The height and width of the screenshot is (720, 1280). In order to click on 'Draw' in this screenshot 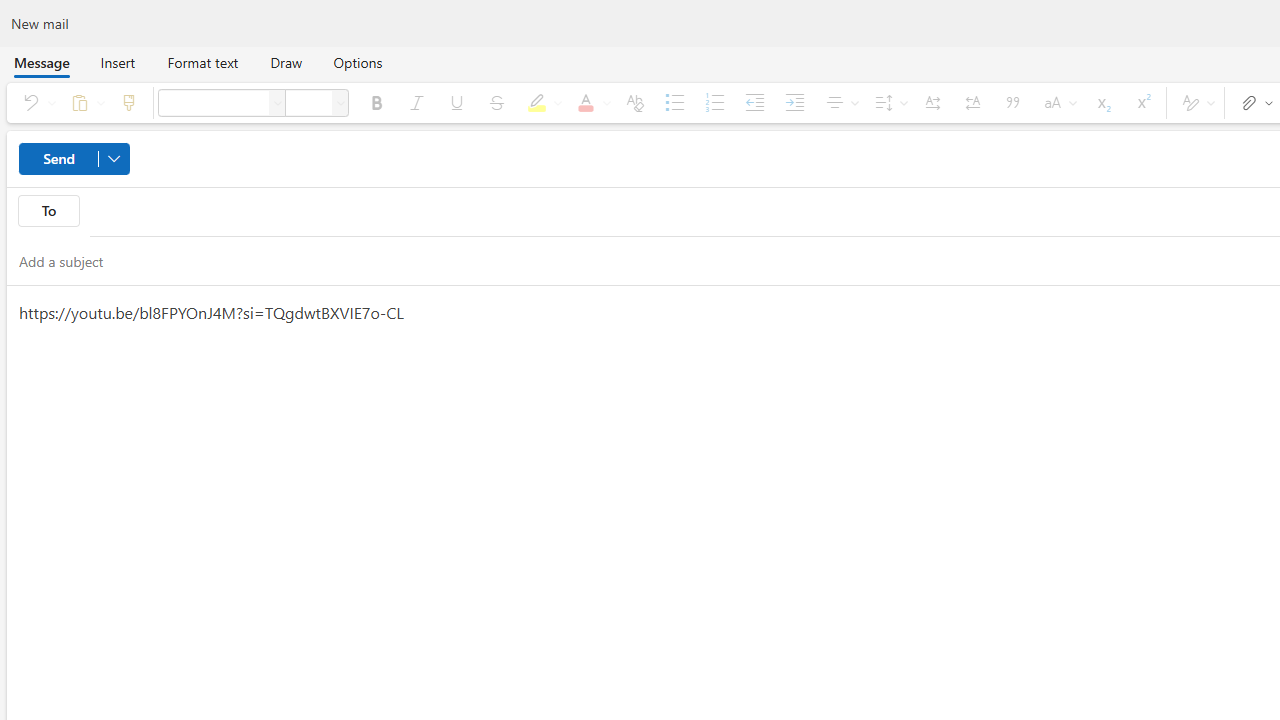, I will do `click(285, 61)`.